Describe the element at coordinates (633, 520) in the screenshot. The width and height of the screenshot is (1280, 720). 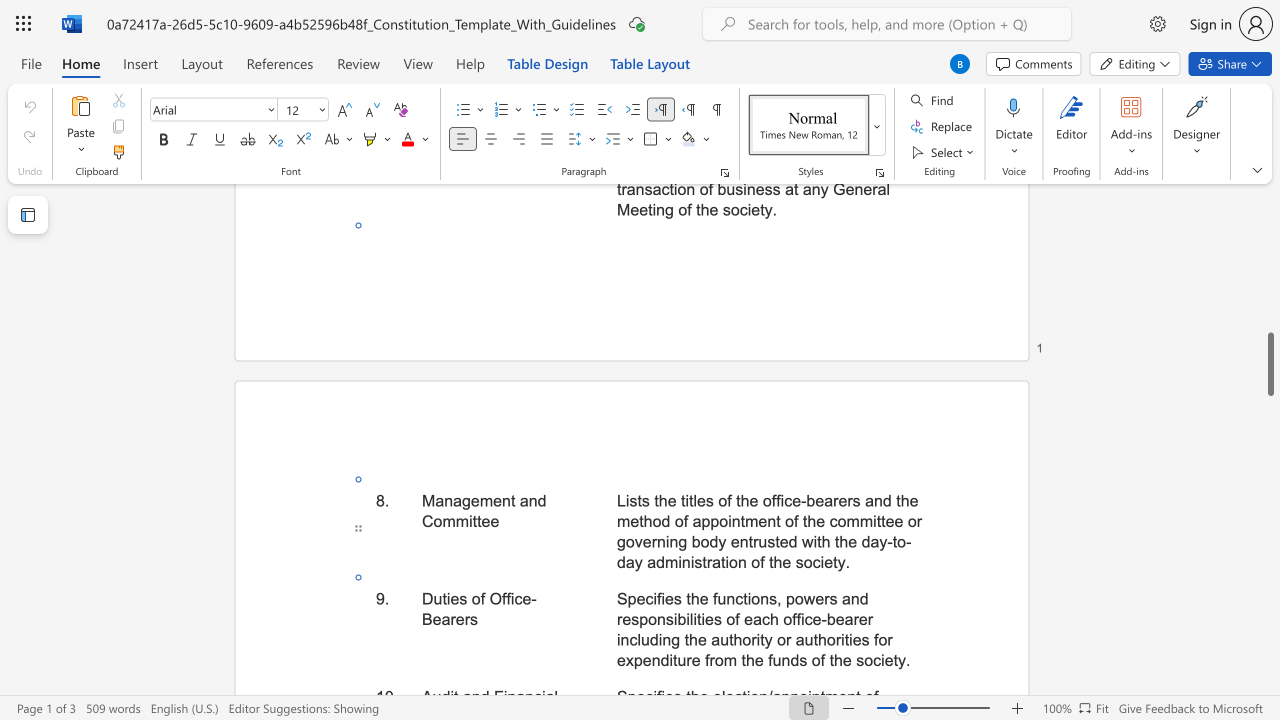
I see `the 8th character "e" in the text` at that location.